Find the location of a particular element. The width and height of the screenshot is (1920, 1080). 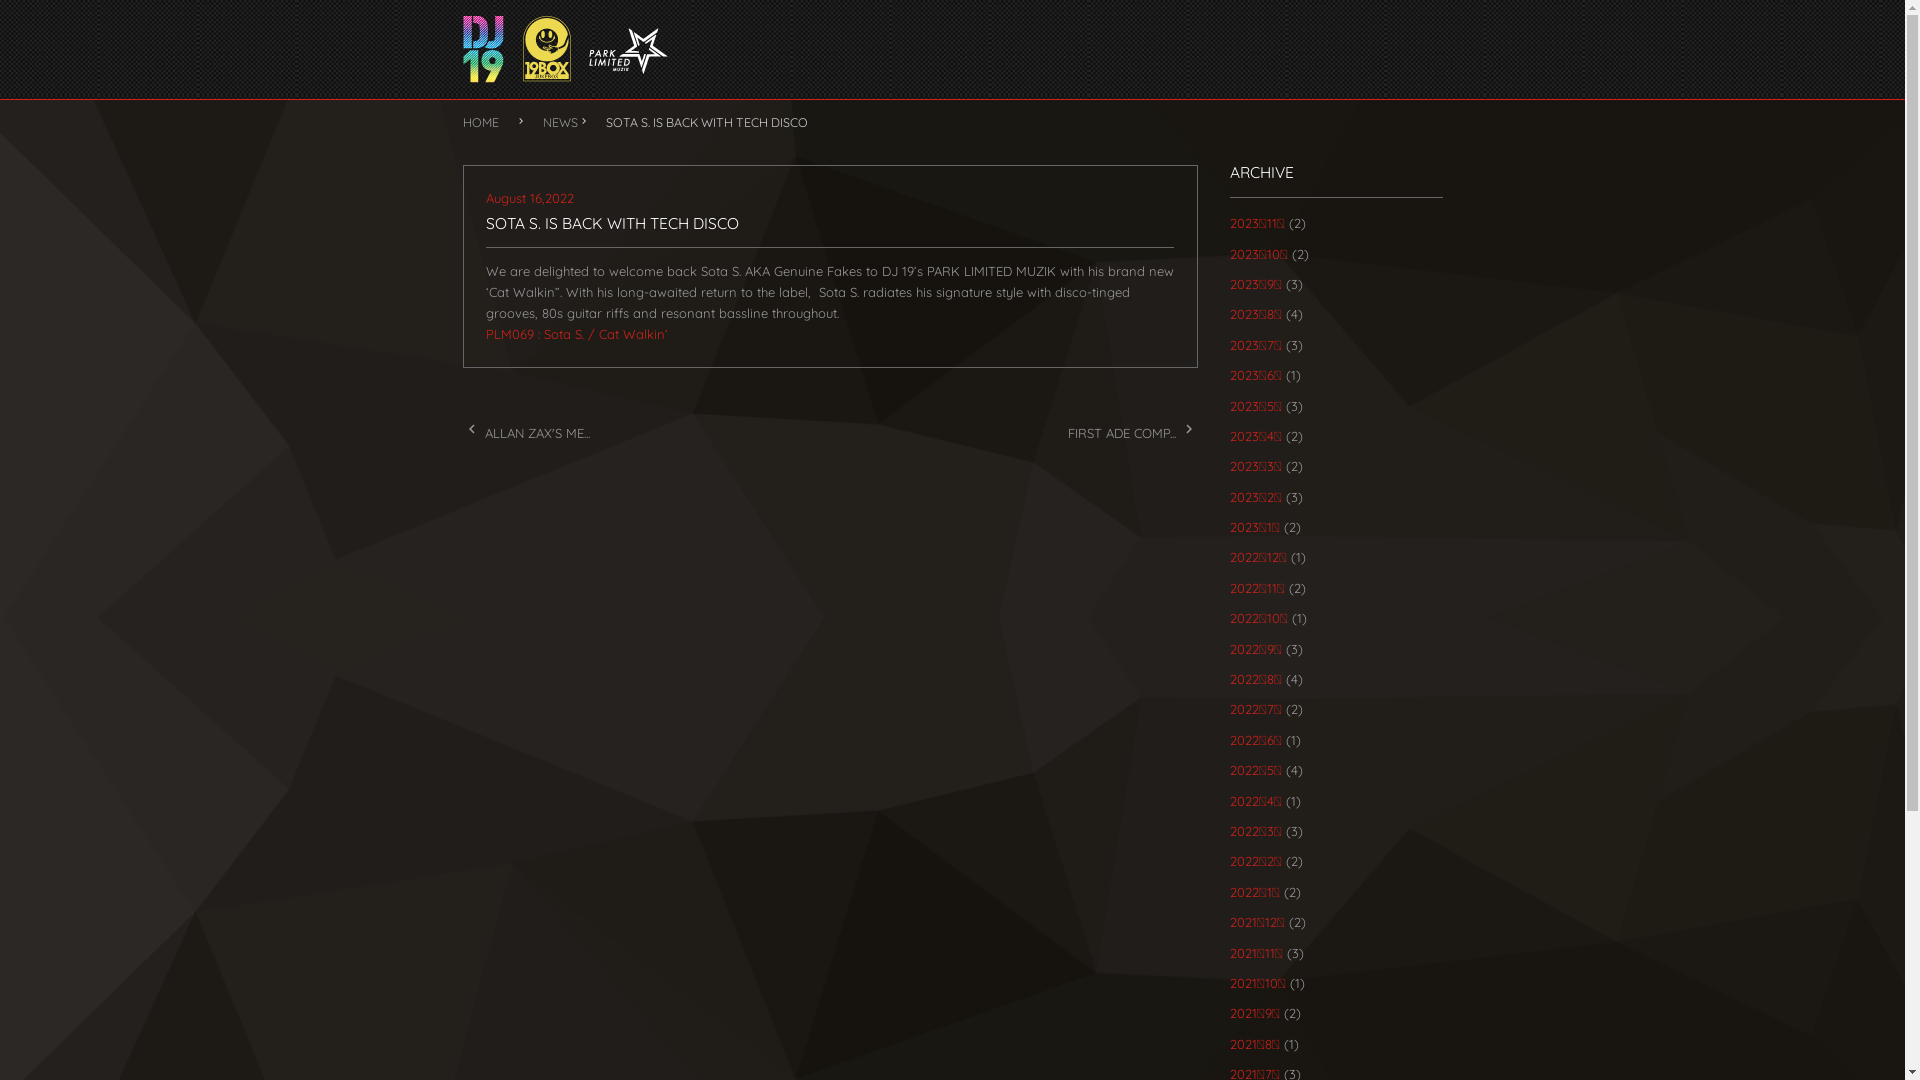

'FIRST ADE COMP... chevron_right' is located at coordinates (1132, 431).